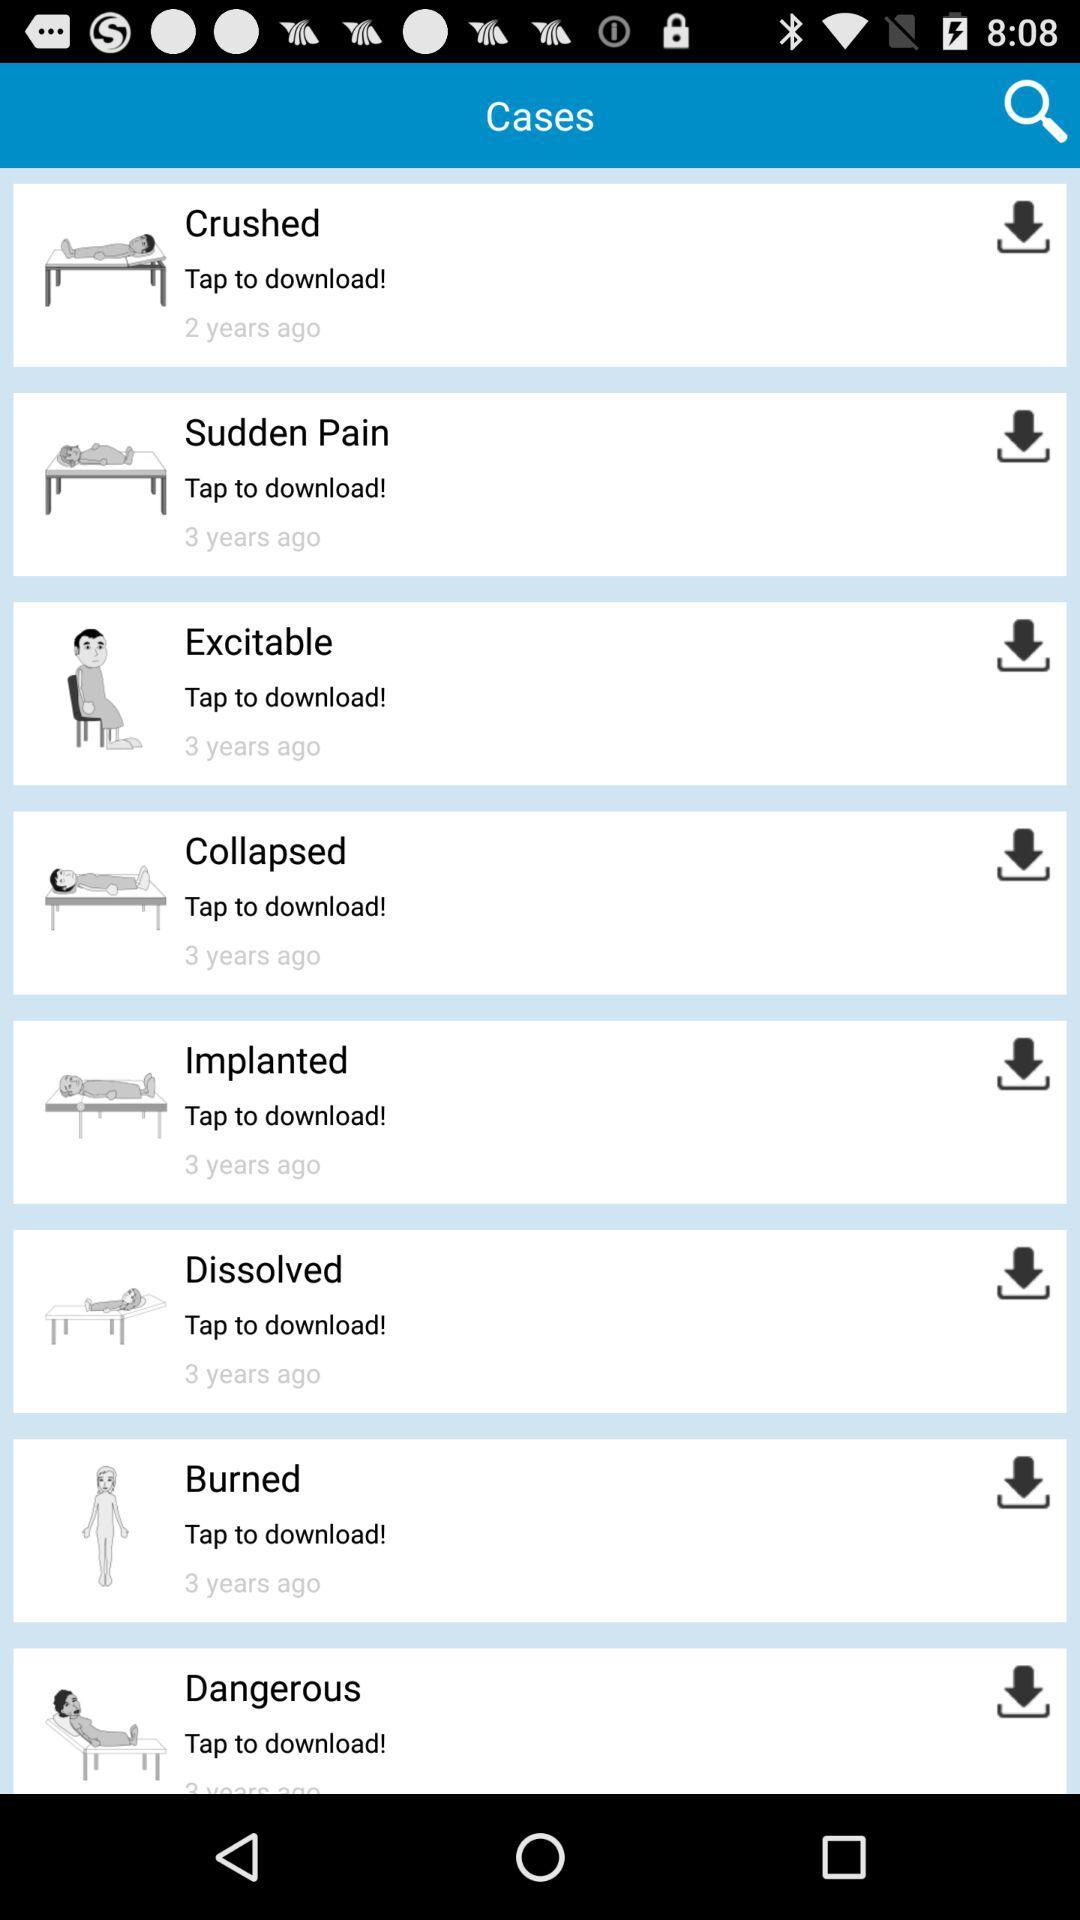  I want to click on item above the tap to download! icon, so click(287, 430).